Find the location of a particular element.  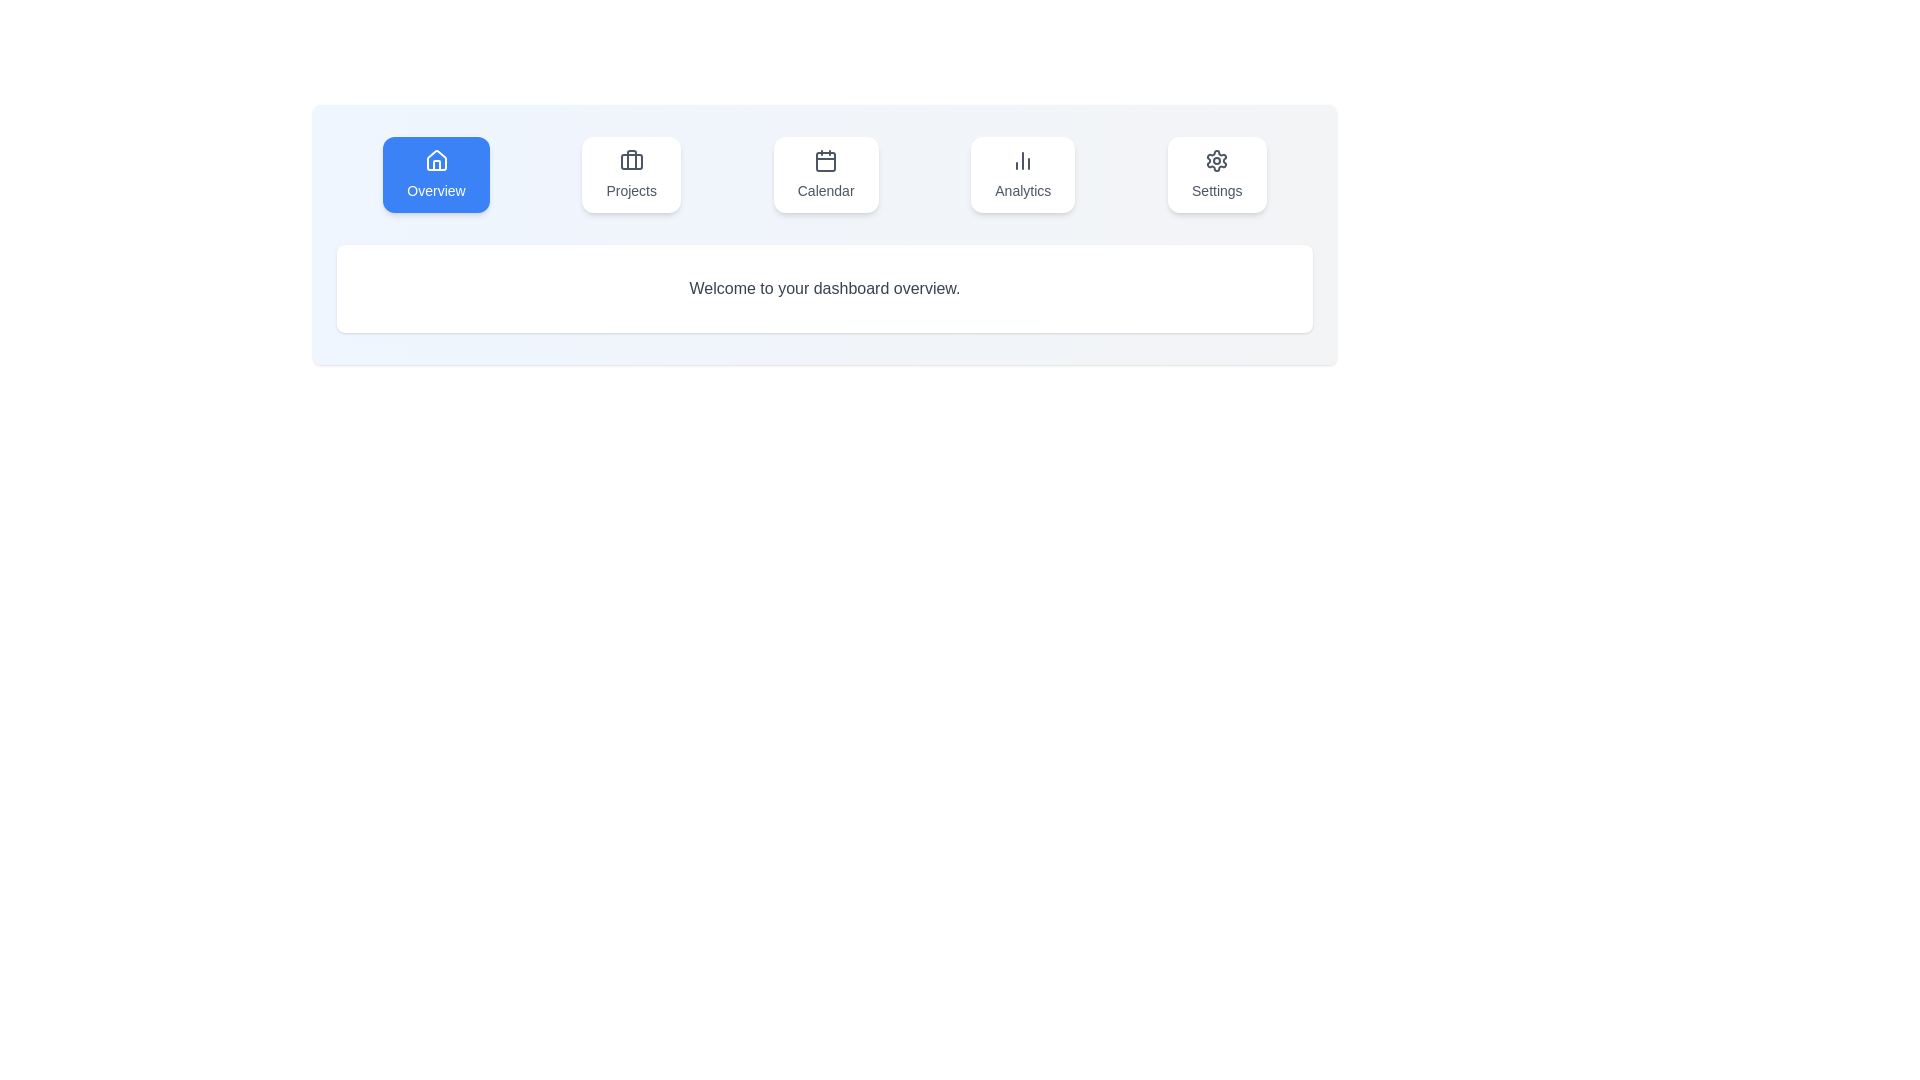

the rounded rectangular button with a white background and a gray calendar icon labeled 'Calendar' is located at coordinates (826, 173).